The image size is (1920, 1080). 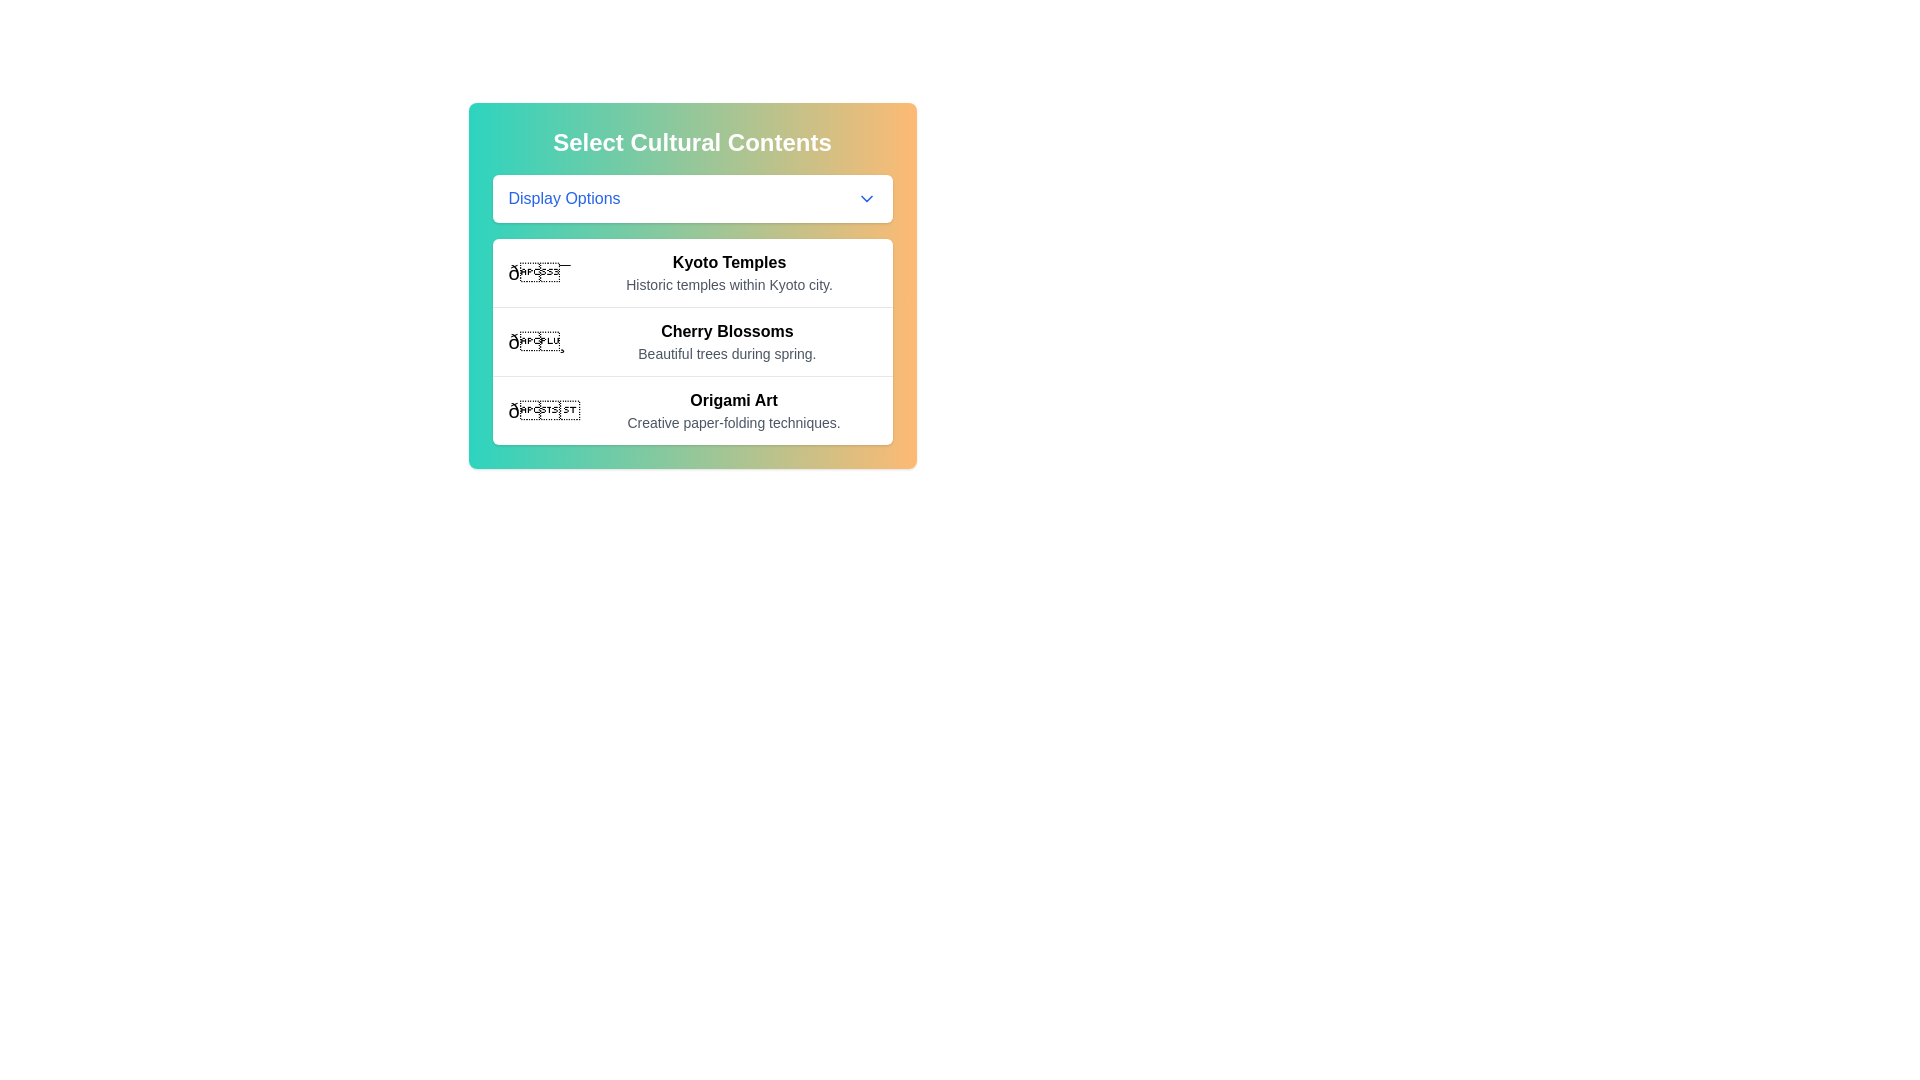 I want to click on the text label indicating 'Kyoto Temples', so click(x=728, y=261).